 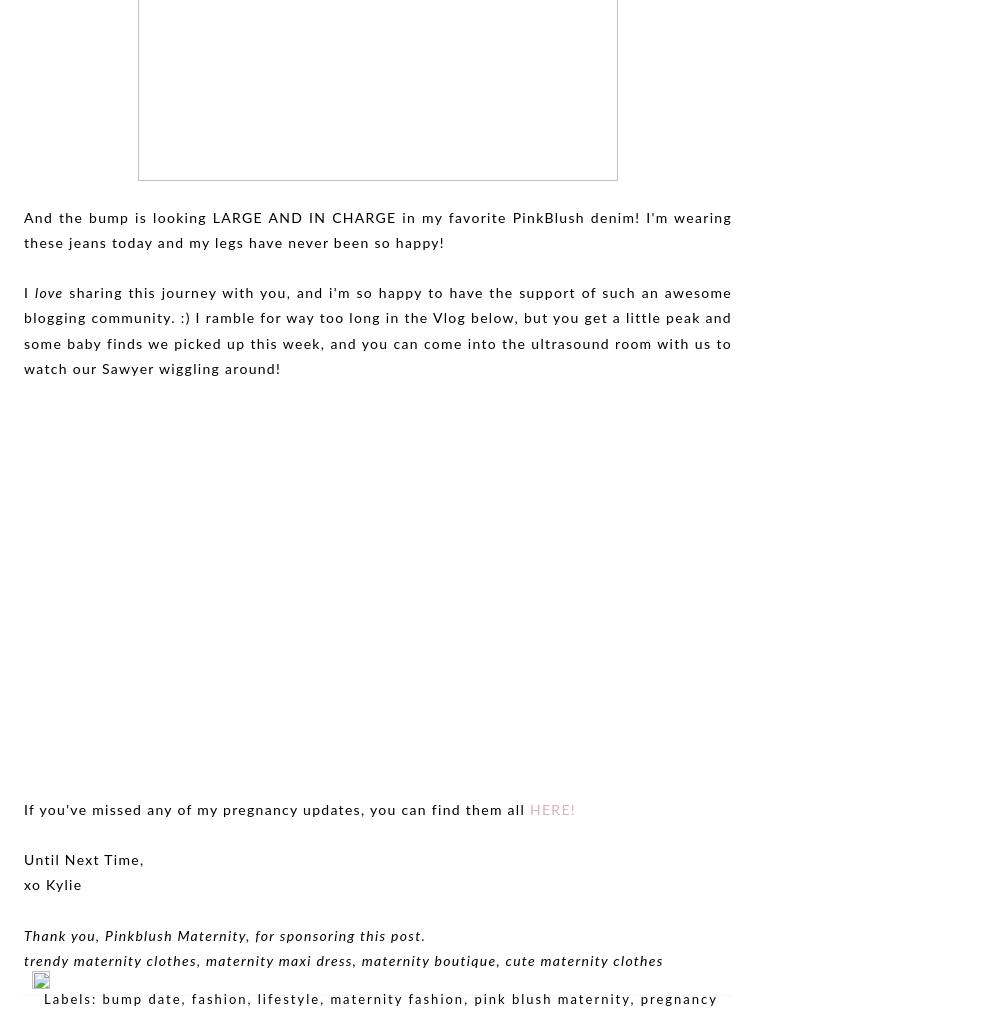 What do you see at coordinates (378, 230) in the screenshot?
I see `'And the bump is looking LARGE AND IN CHARGE in my favorite PinkBlush denim! I'm wearing these jeans today and my legs have never been so happy!'` at bounding box center [378, 230].